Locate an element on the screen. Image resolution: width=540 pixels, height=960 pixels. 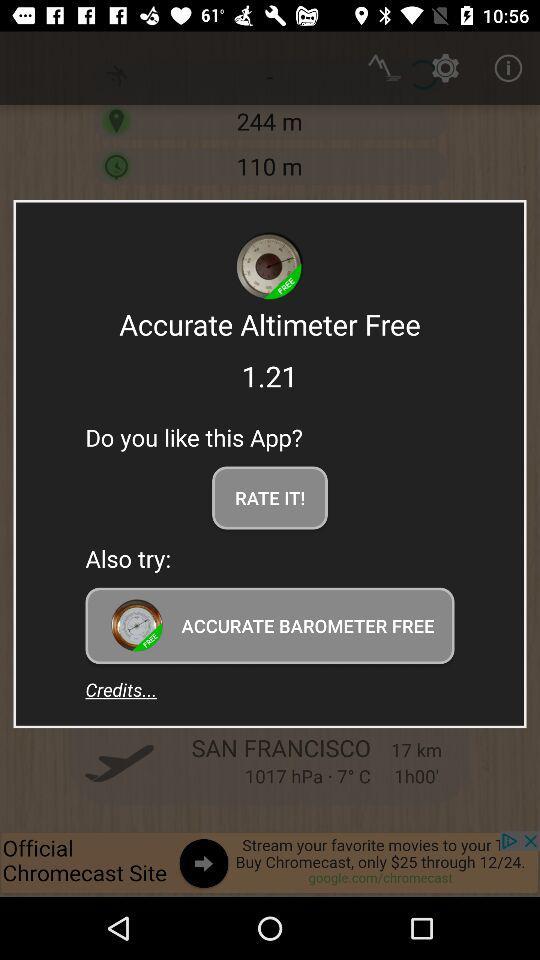
button below accurate barometer free icon is located at coordinates (121, 689).